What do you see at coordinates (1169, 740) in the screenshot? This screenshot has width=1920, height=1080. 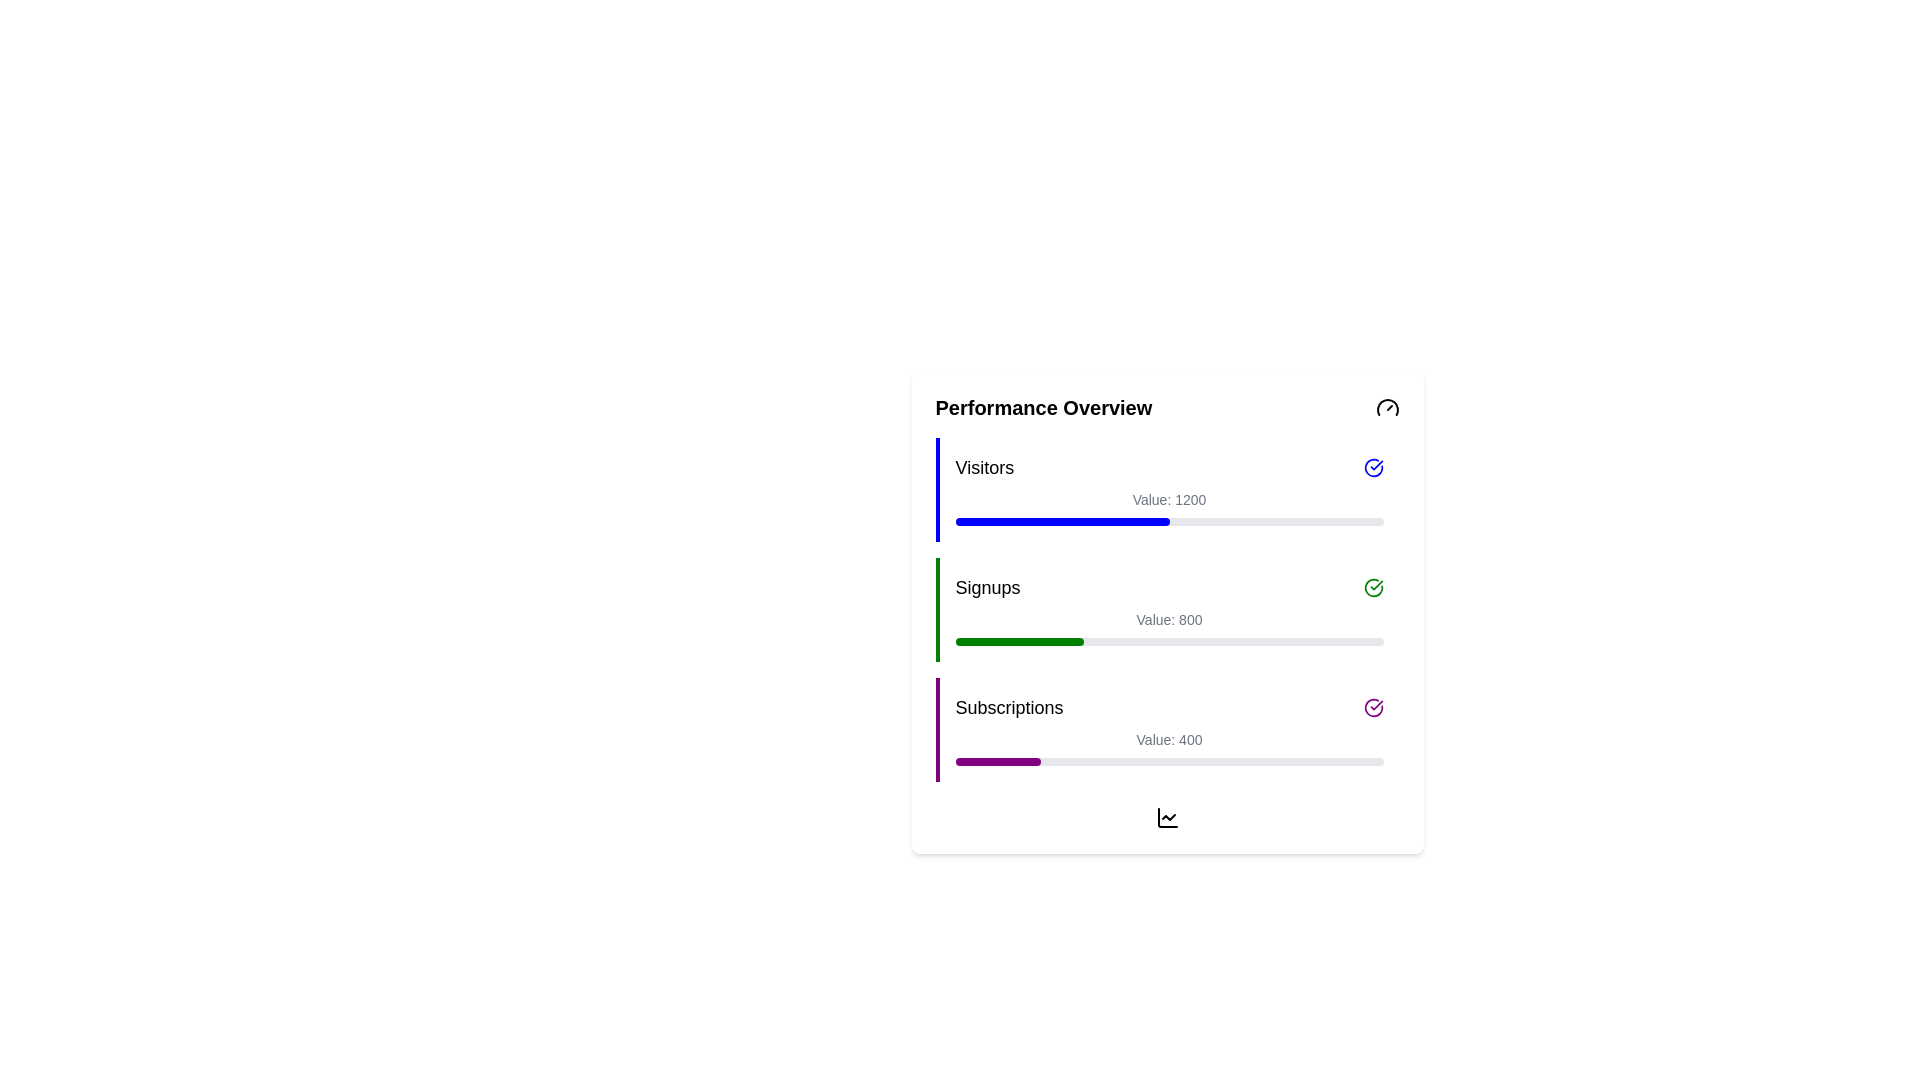 I see `the text display showing 'Value: 400' within the 'Subscriptions' section, located above the progress bar` at bounding box center [1169, 740].